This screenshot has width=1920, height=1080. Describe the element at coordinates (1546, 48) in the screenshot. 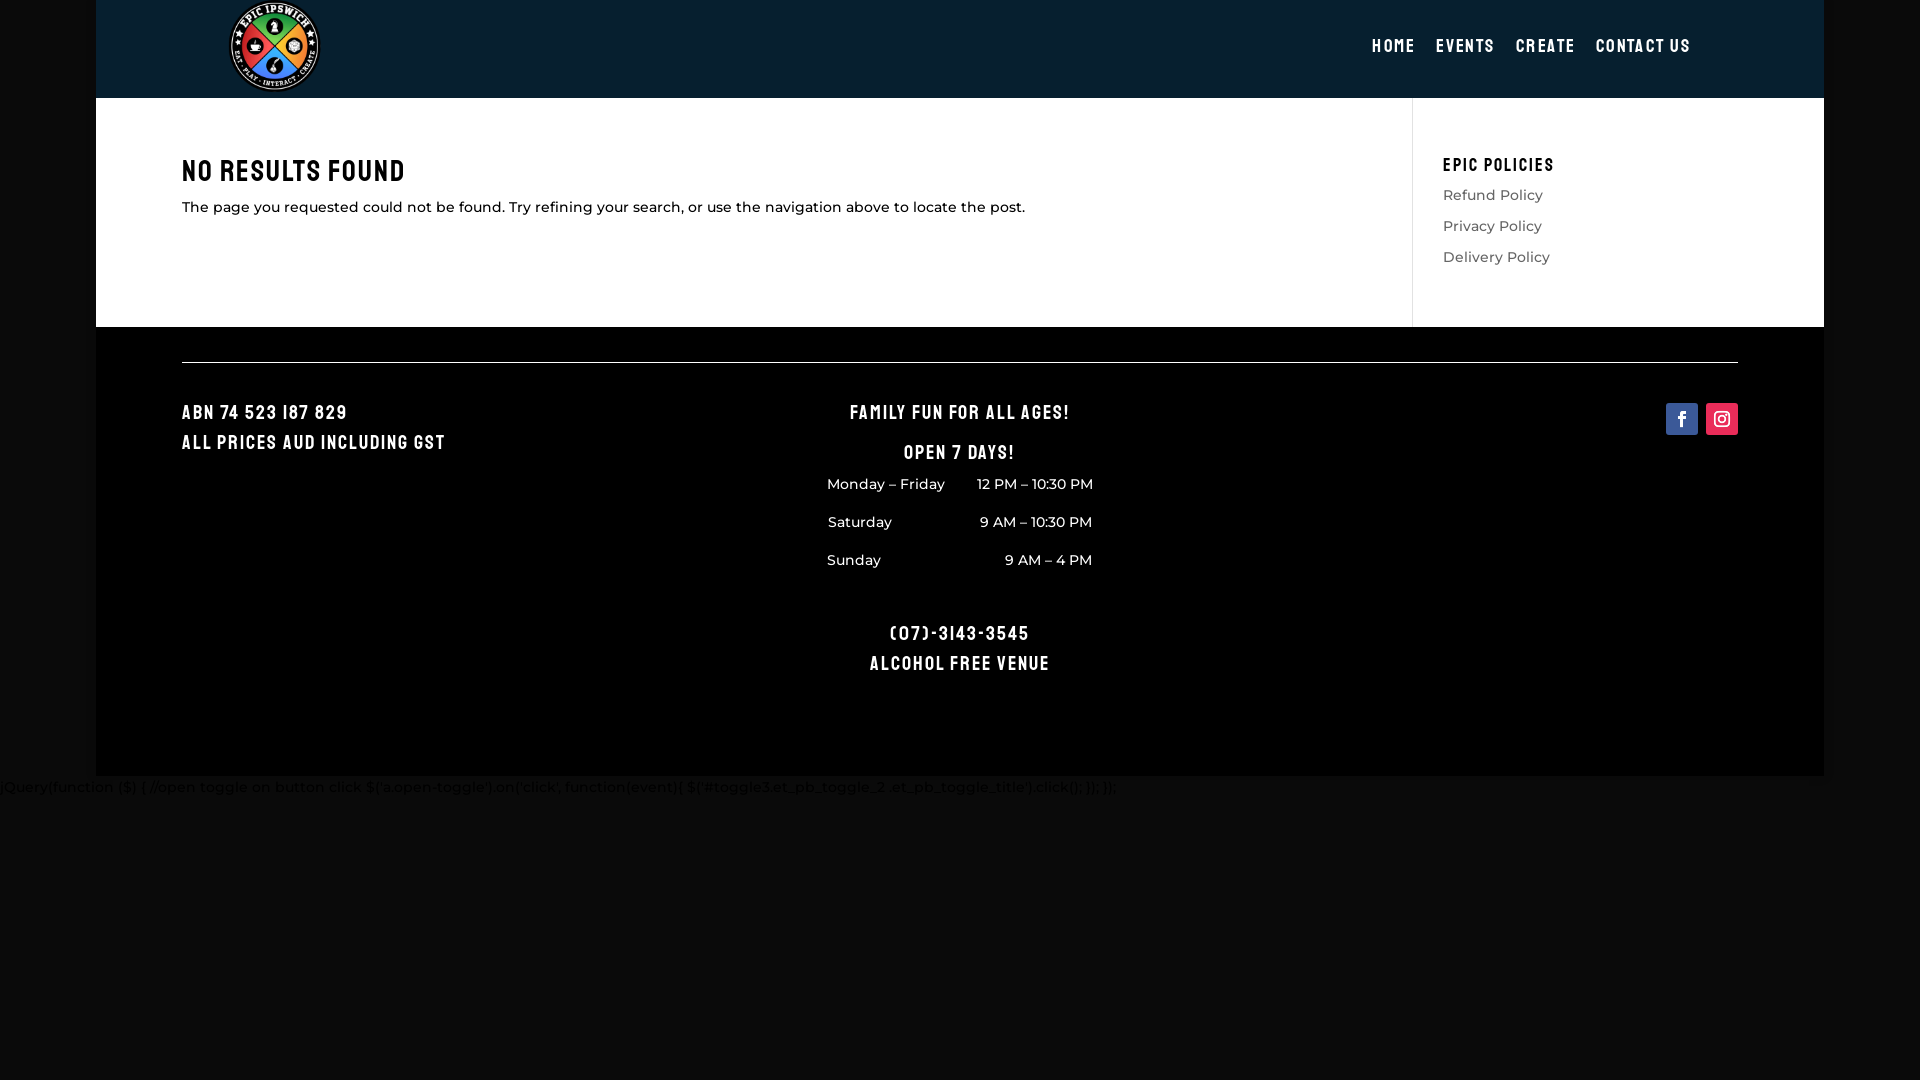

I see `'Create'` at that location.